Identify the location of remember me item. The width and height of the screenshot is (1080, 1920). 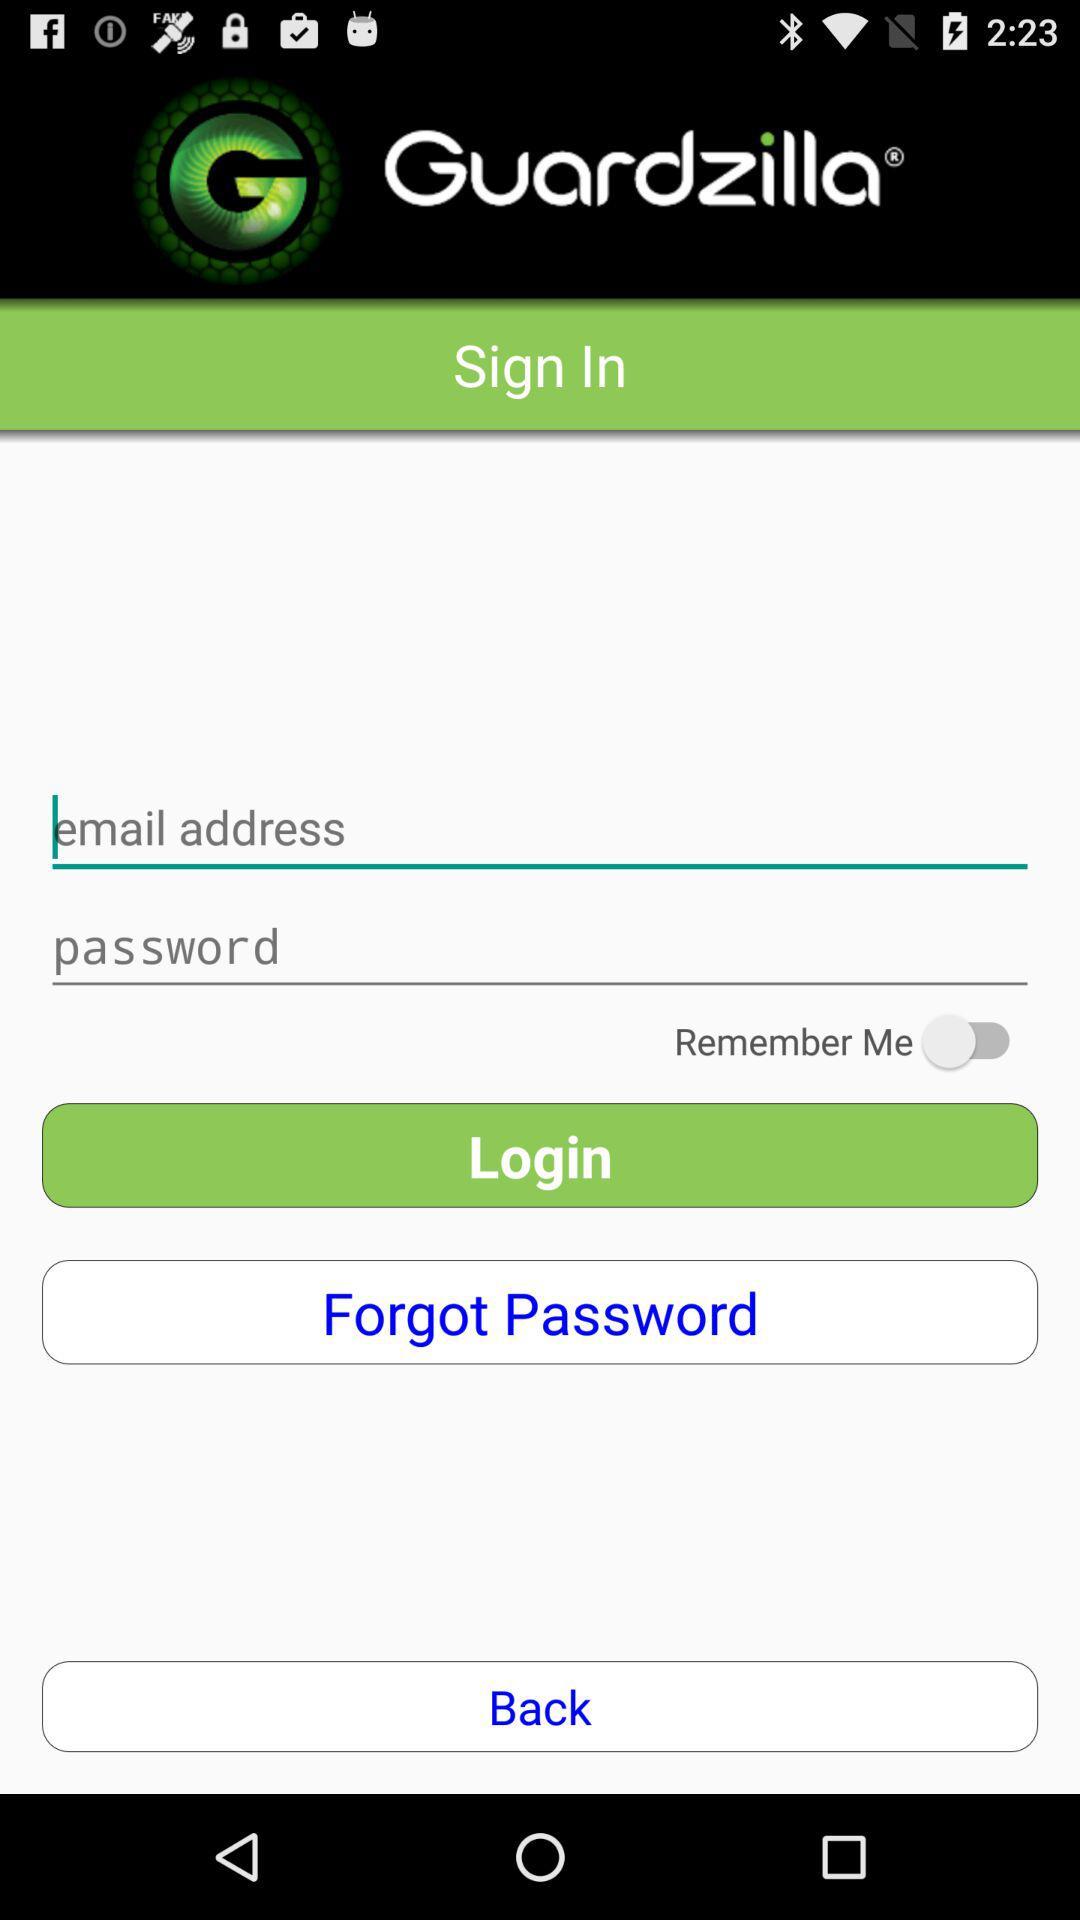
(855, 1040).